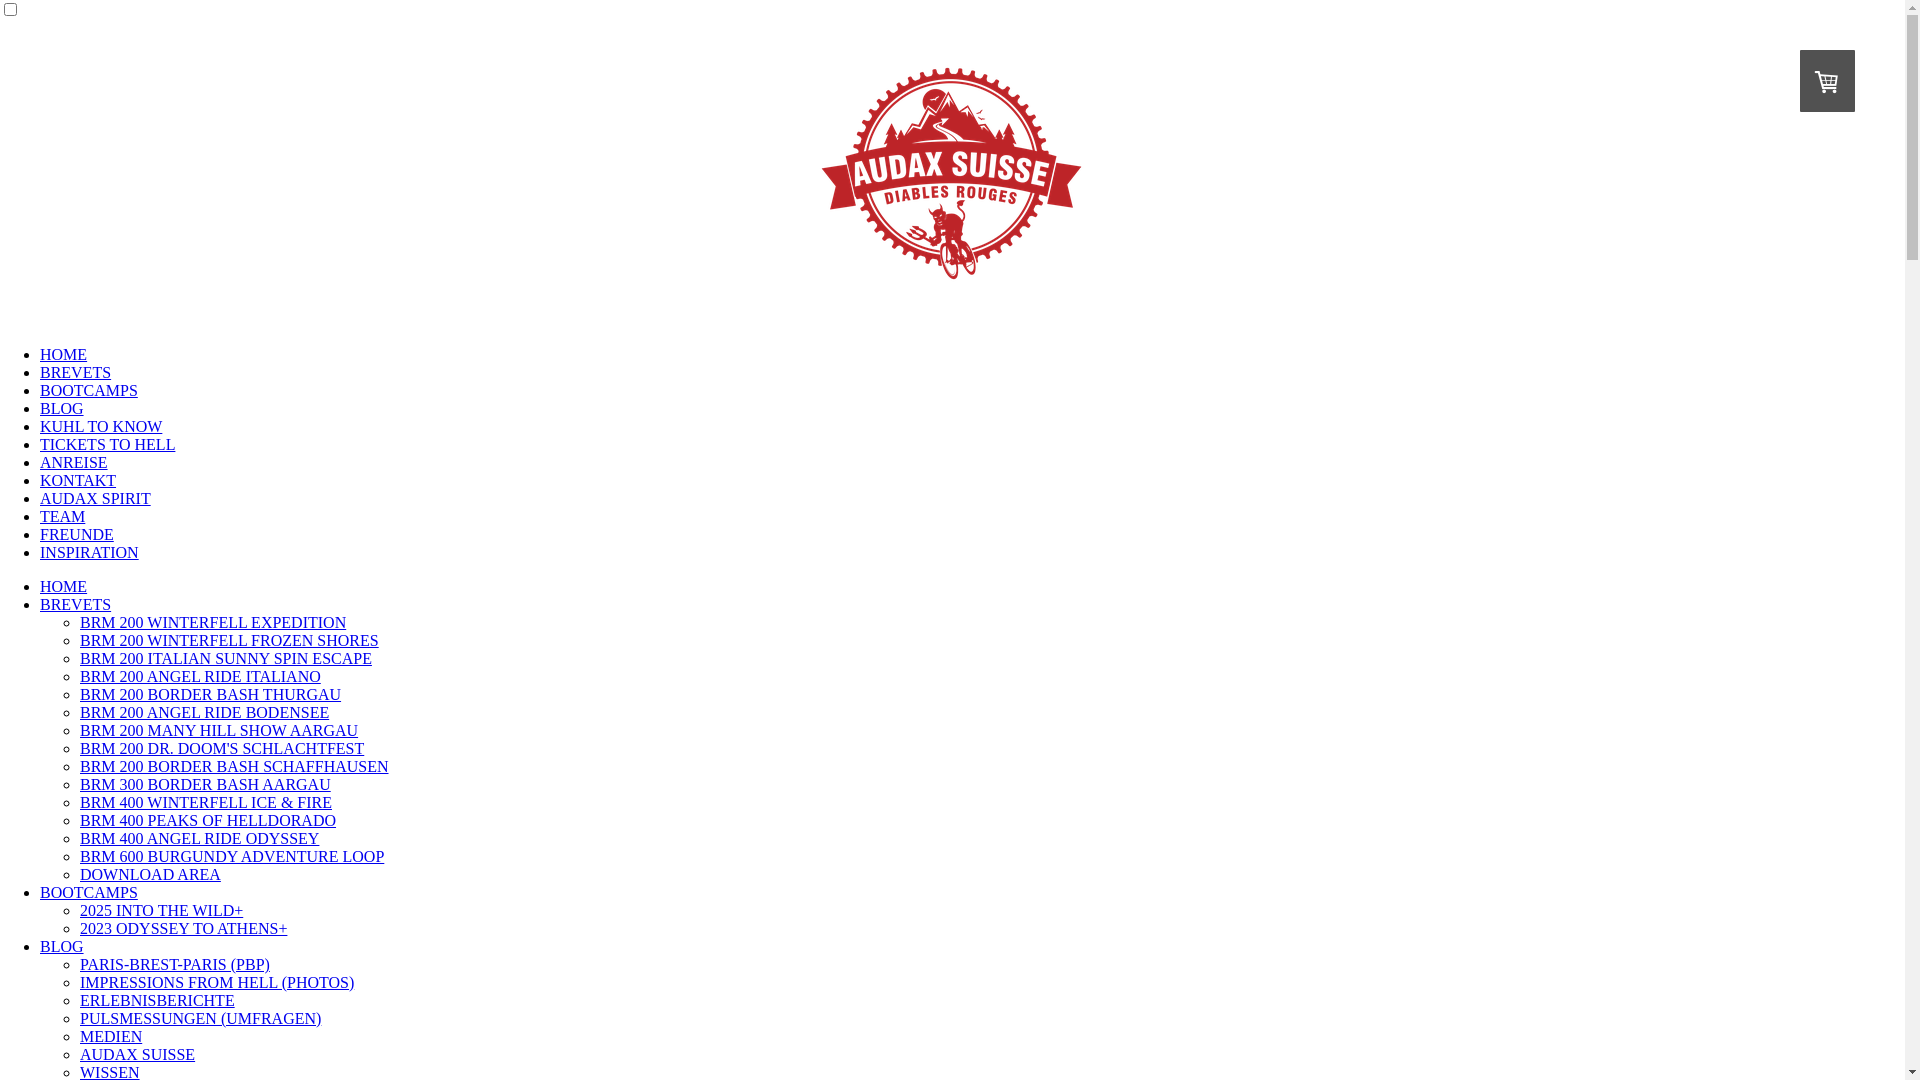  What do you see at coordinates (156, 1000) in the screenshot?
I see `'ERLEBNISBERICHTE'` at bounding box center [156, 1000].